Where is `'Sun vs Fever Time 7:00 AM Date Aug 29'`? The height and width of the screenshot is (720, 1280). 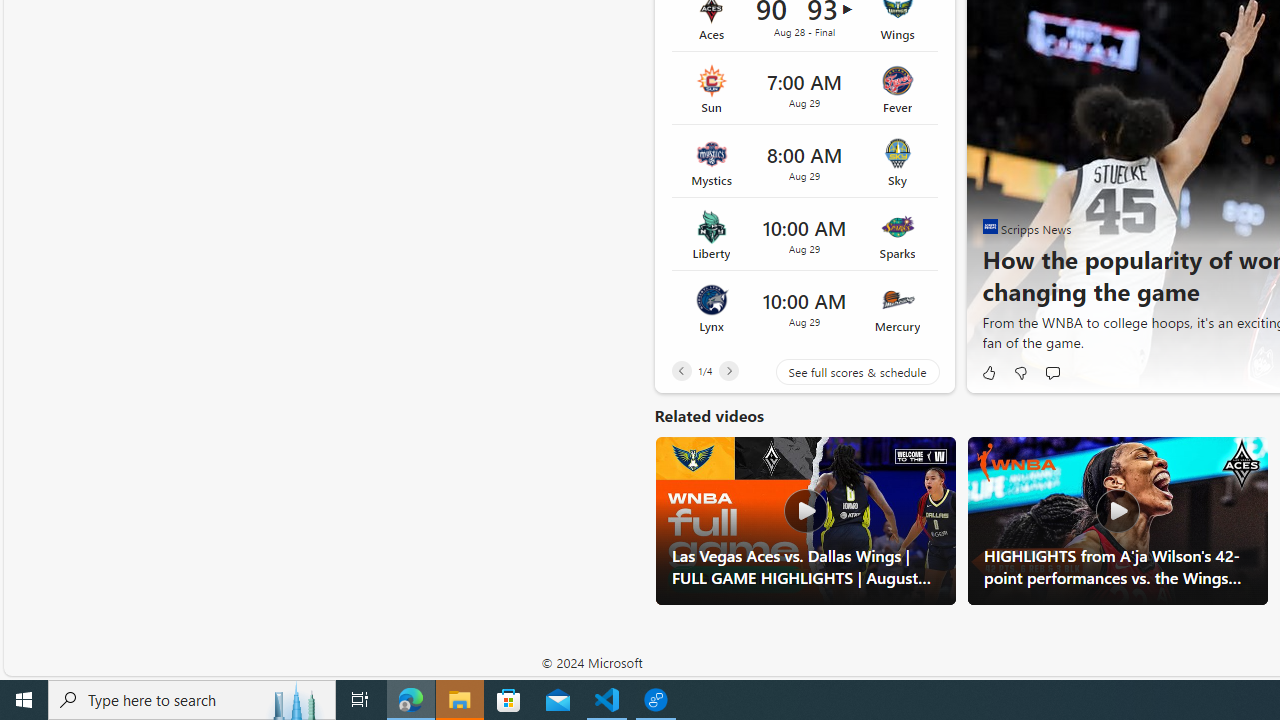
'Sun vs Fever Time 7:00 AM Date Aug 29' is located at coordinates (804, 87).